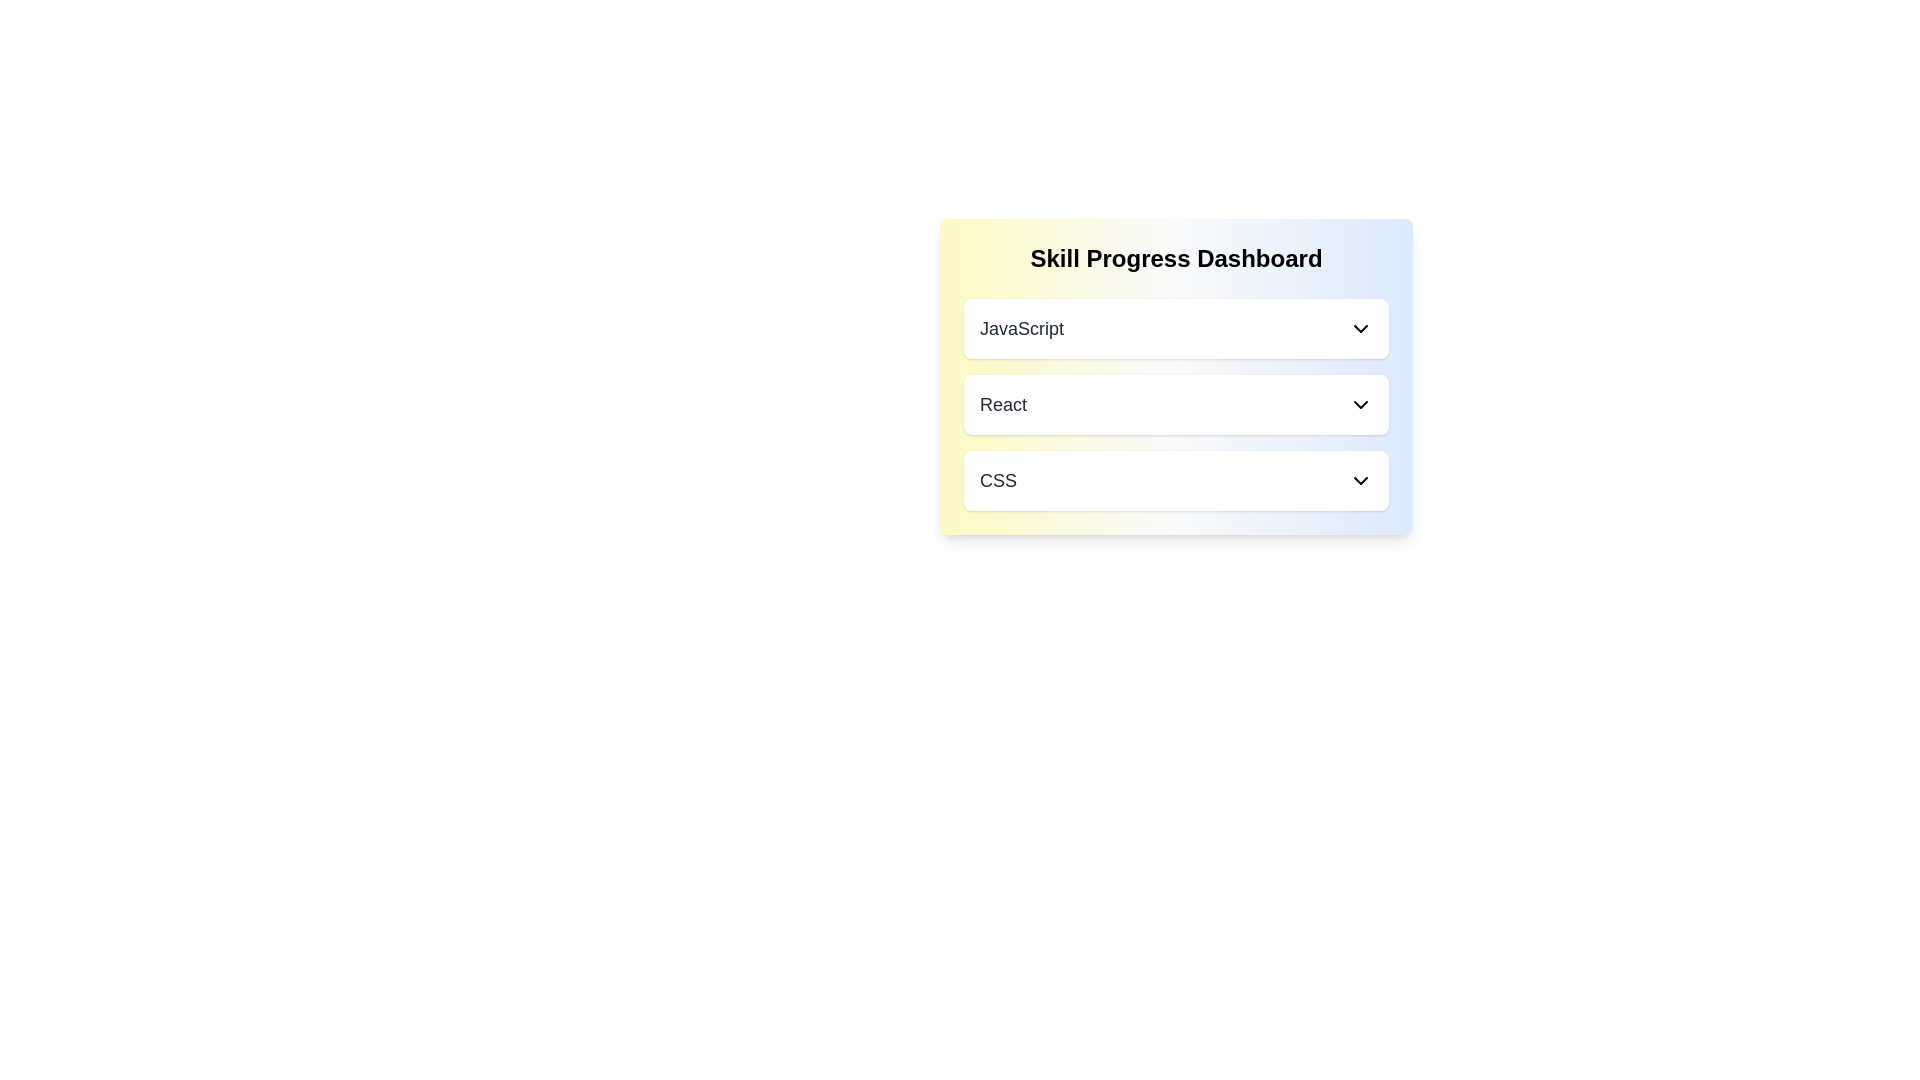  Describe the element at coordinates (1022, 327) in the screenshot. I see `the text label displaying 'JavaScript' in bold, dark gray color located in the topmost dropdown field of a vertical list of dropdowns` at that location.